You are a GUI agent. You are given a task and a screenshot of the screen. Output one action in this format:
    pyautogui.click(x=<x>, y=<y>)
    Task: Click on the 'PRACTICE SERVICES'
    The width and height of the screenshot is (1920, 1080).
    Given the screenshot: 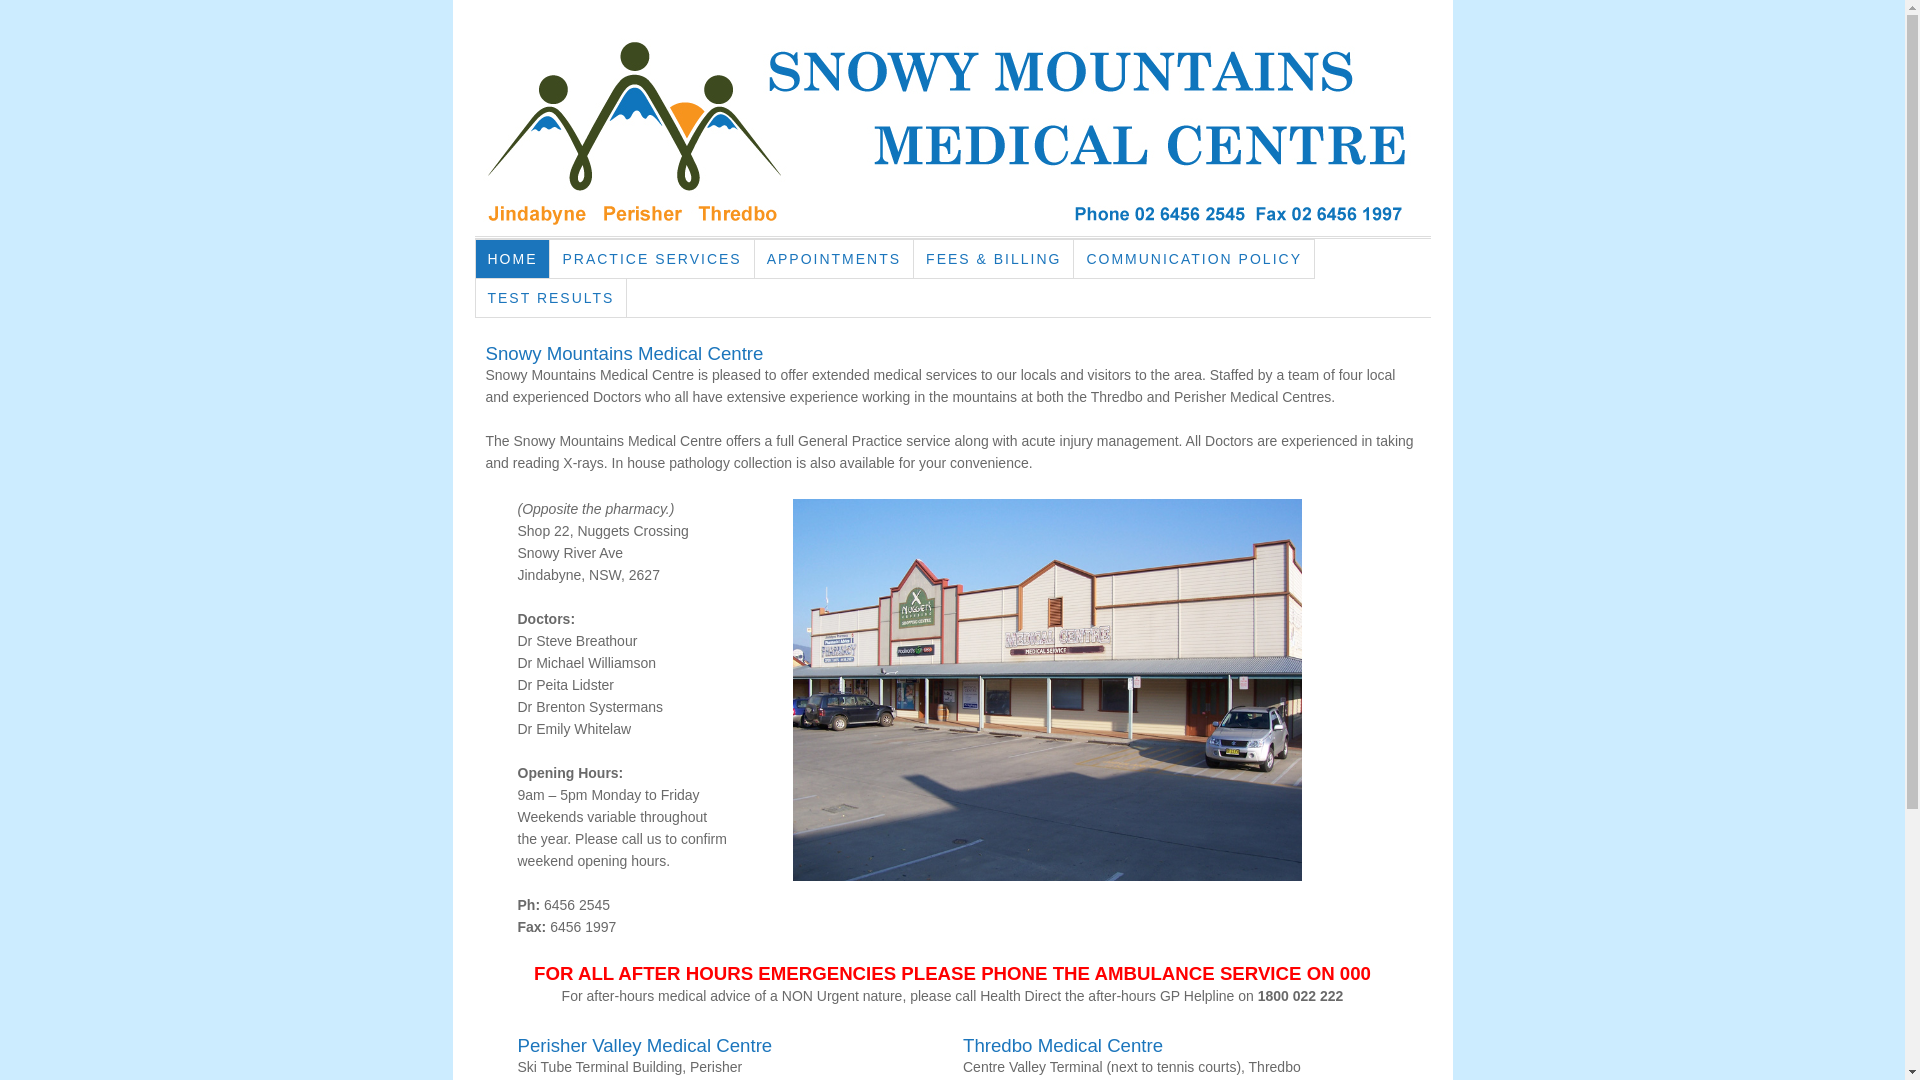 What is the action you would take?
    pyautogui.click(x=652, y=257)
    